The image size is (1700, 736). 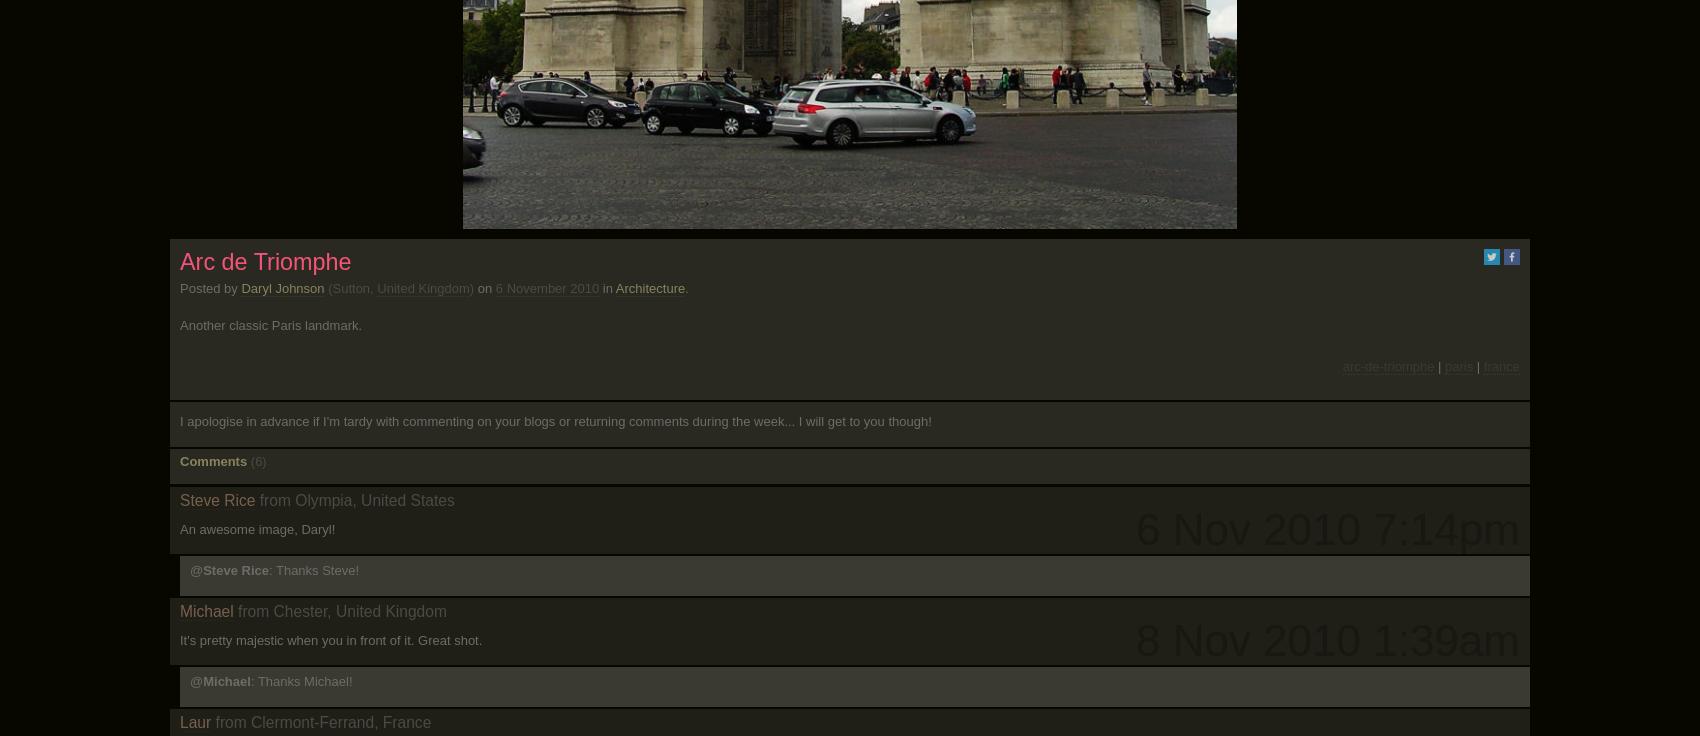 What do you see at coordinates (194, 721) in the screenshot?
I see `'Laur'` at bounding box center [194, 721].